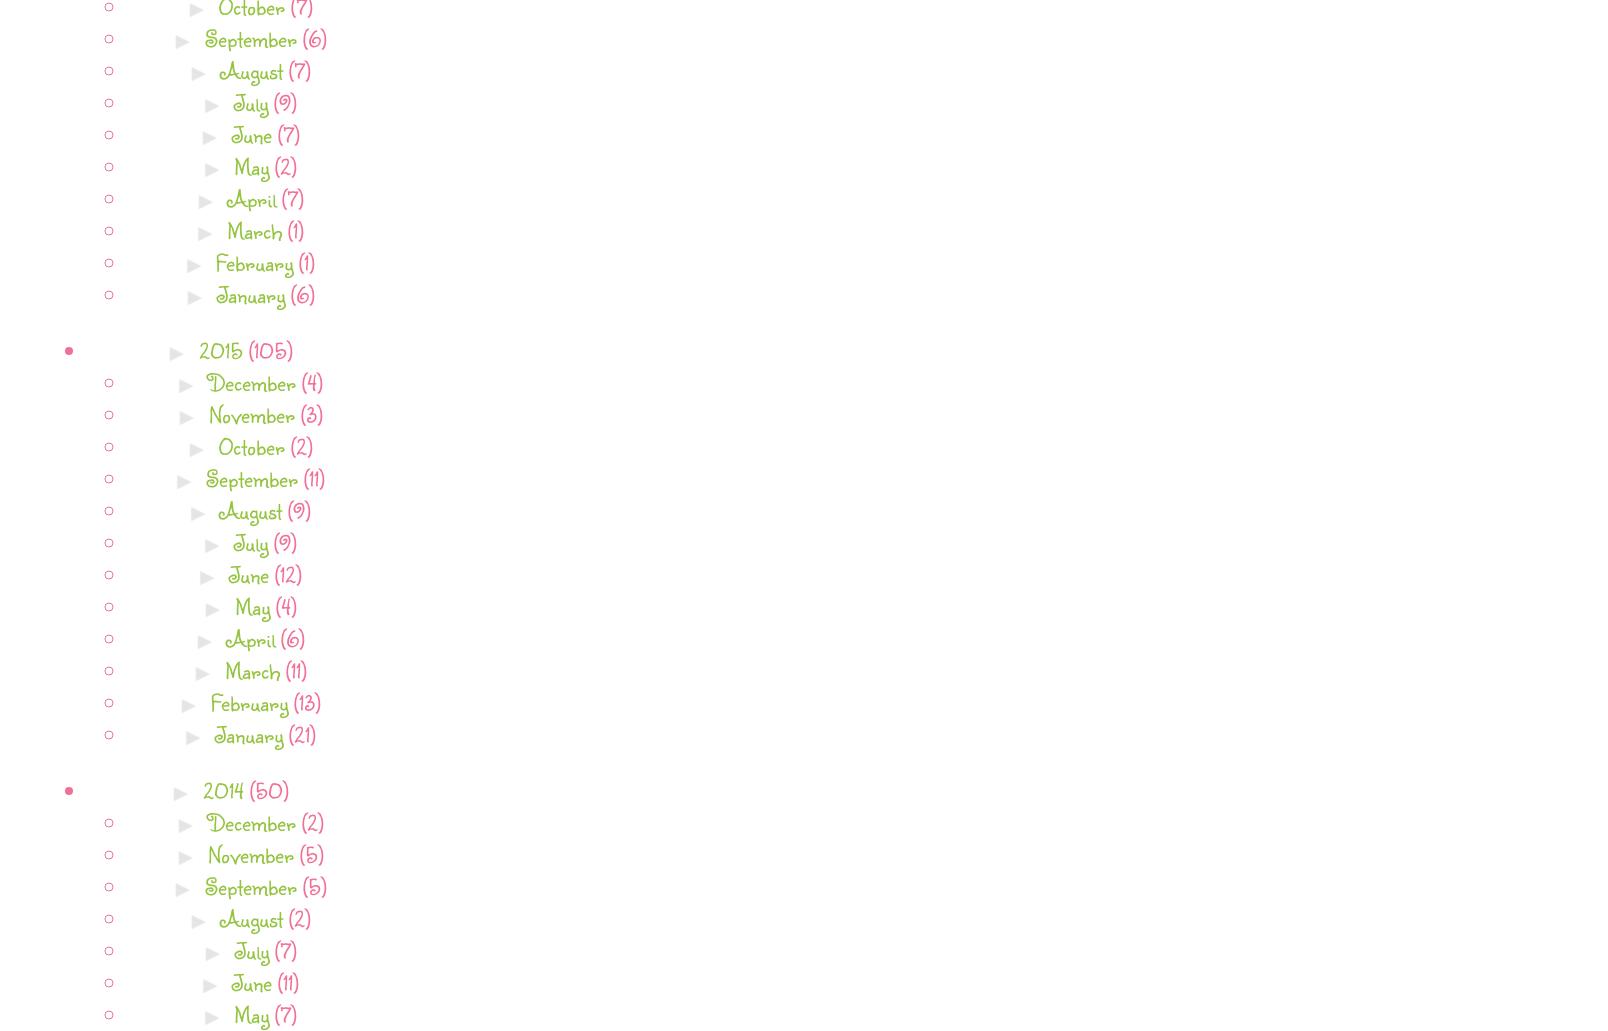  I want to click on '(50)', so click(268, 788).